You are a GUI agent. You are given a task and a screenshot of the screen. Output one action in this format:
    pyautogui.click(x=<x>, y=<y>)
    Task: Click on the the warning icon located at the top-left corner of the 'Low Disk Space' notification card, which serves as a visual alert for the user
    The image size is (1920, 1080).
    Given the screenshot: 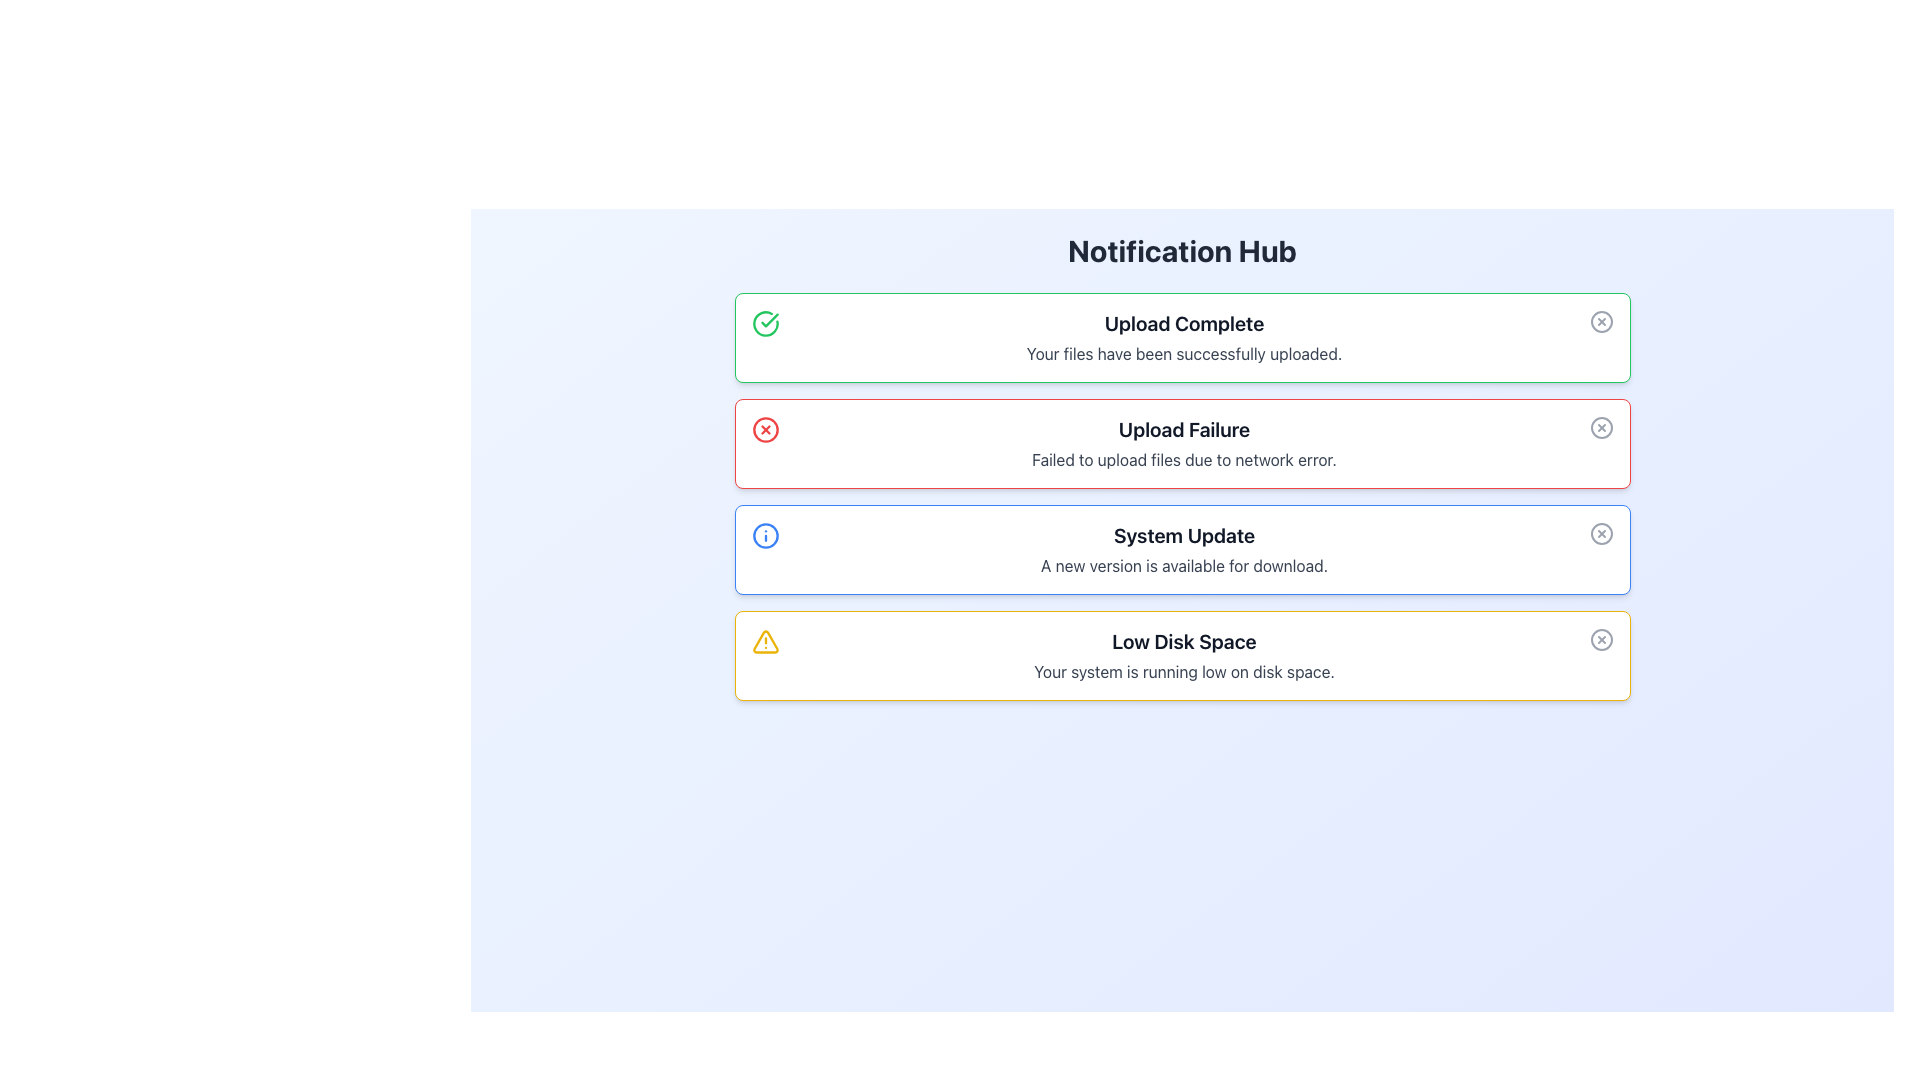 What is the action you would take?
    pyautogui.click(x=764, y=641)
    